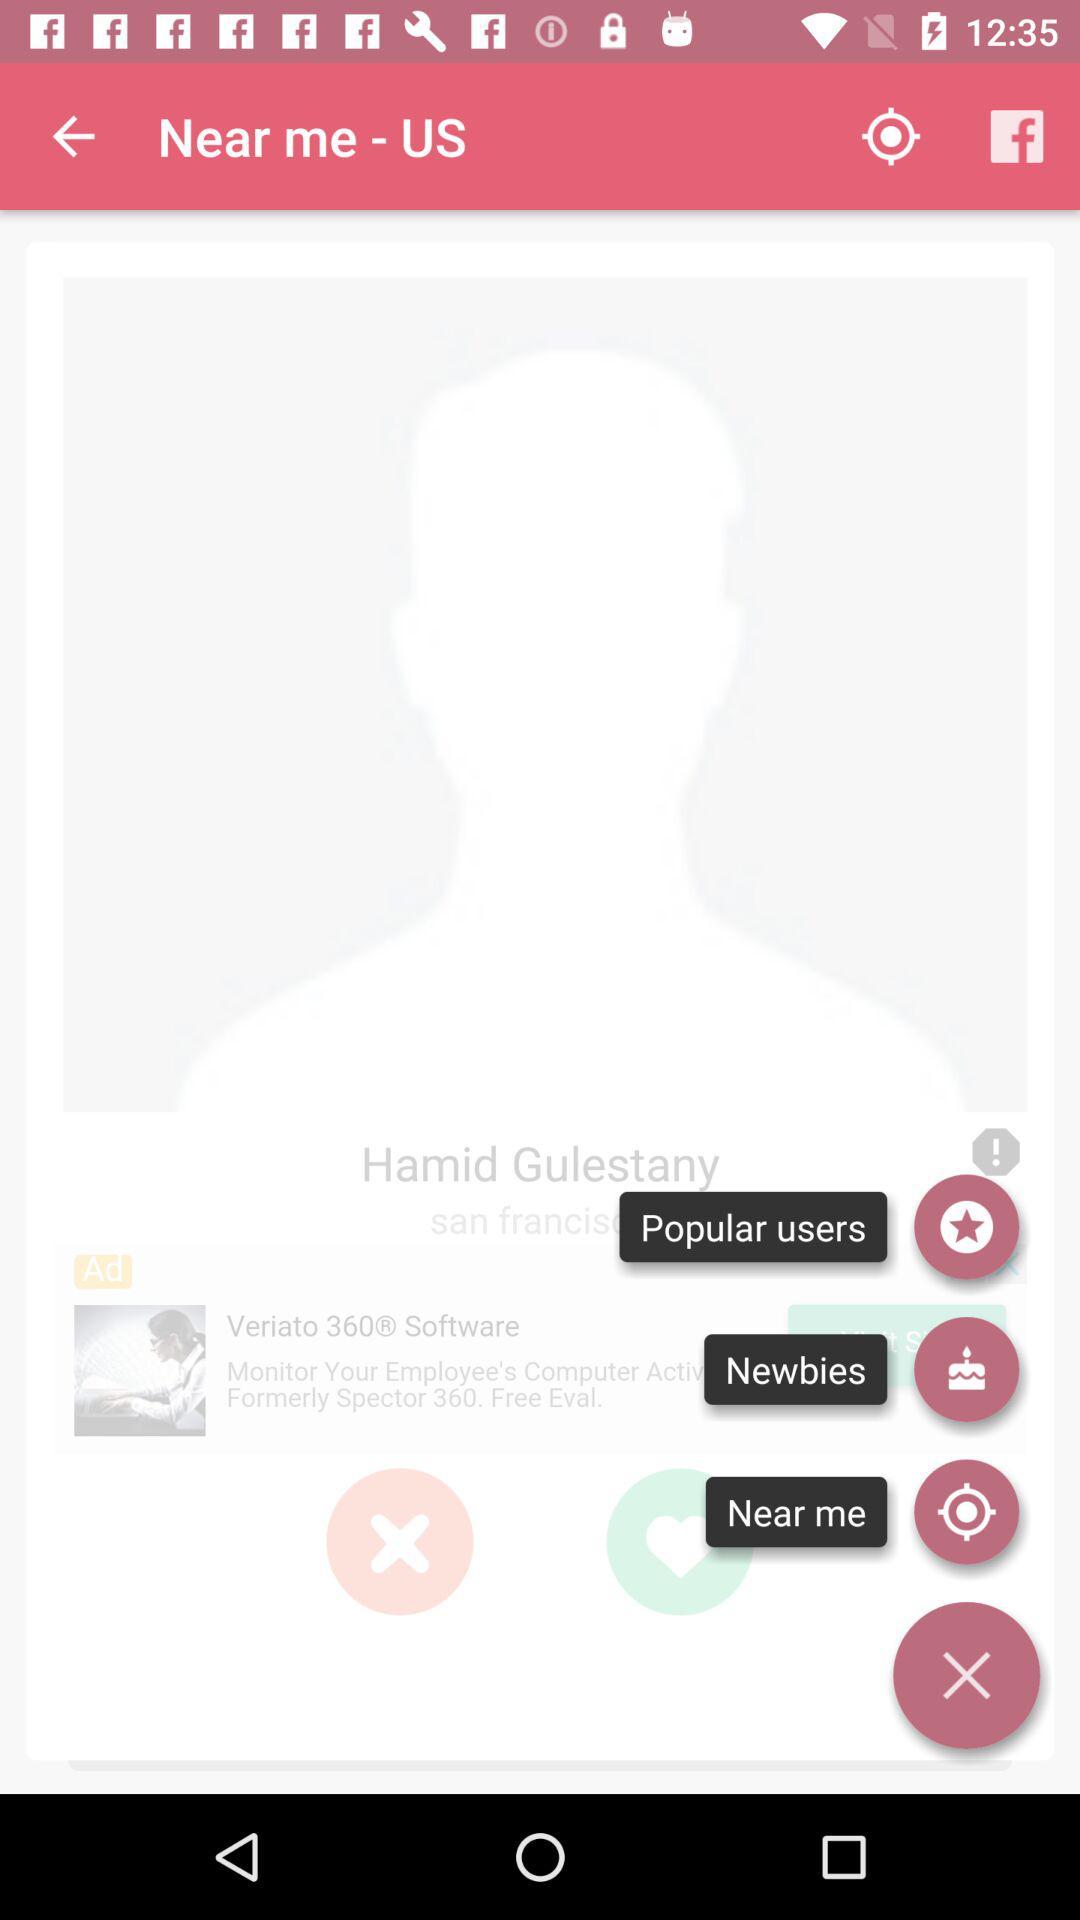  What do you see at coordinates (965, 1512) in the screenshot?
I see `the location_crosshair icon` at bounding box center [965, 1512].